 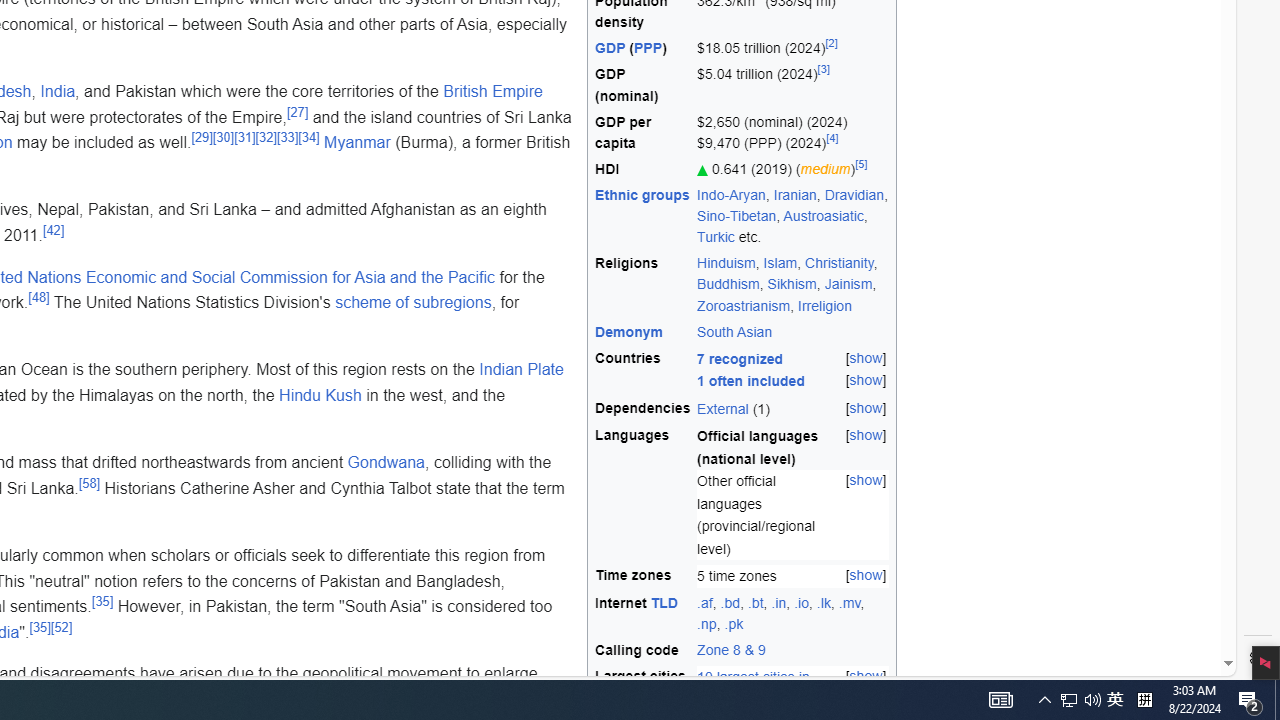 What do you see at coordinates (754, 601) in the screenshot?
I see `'.bt'` at bounding box center [754, 601].